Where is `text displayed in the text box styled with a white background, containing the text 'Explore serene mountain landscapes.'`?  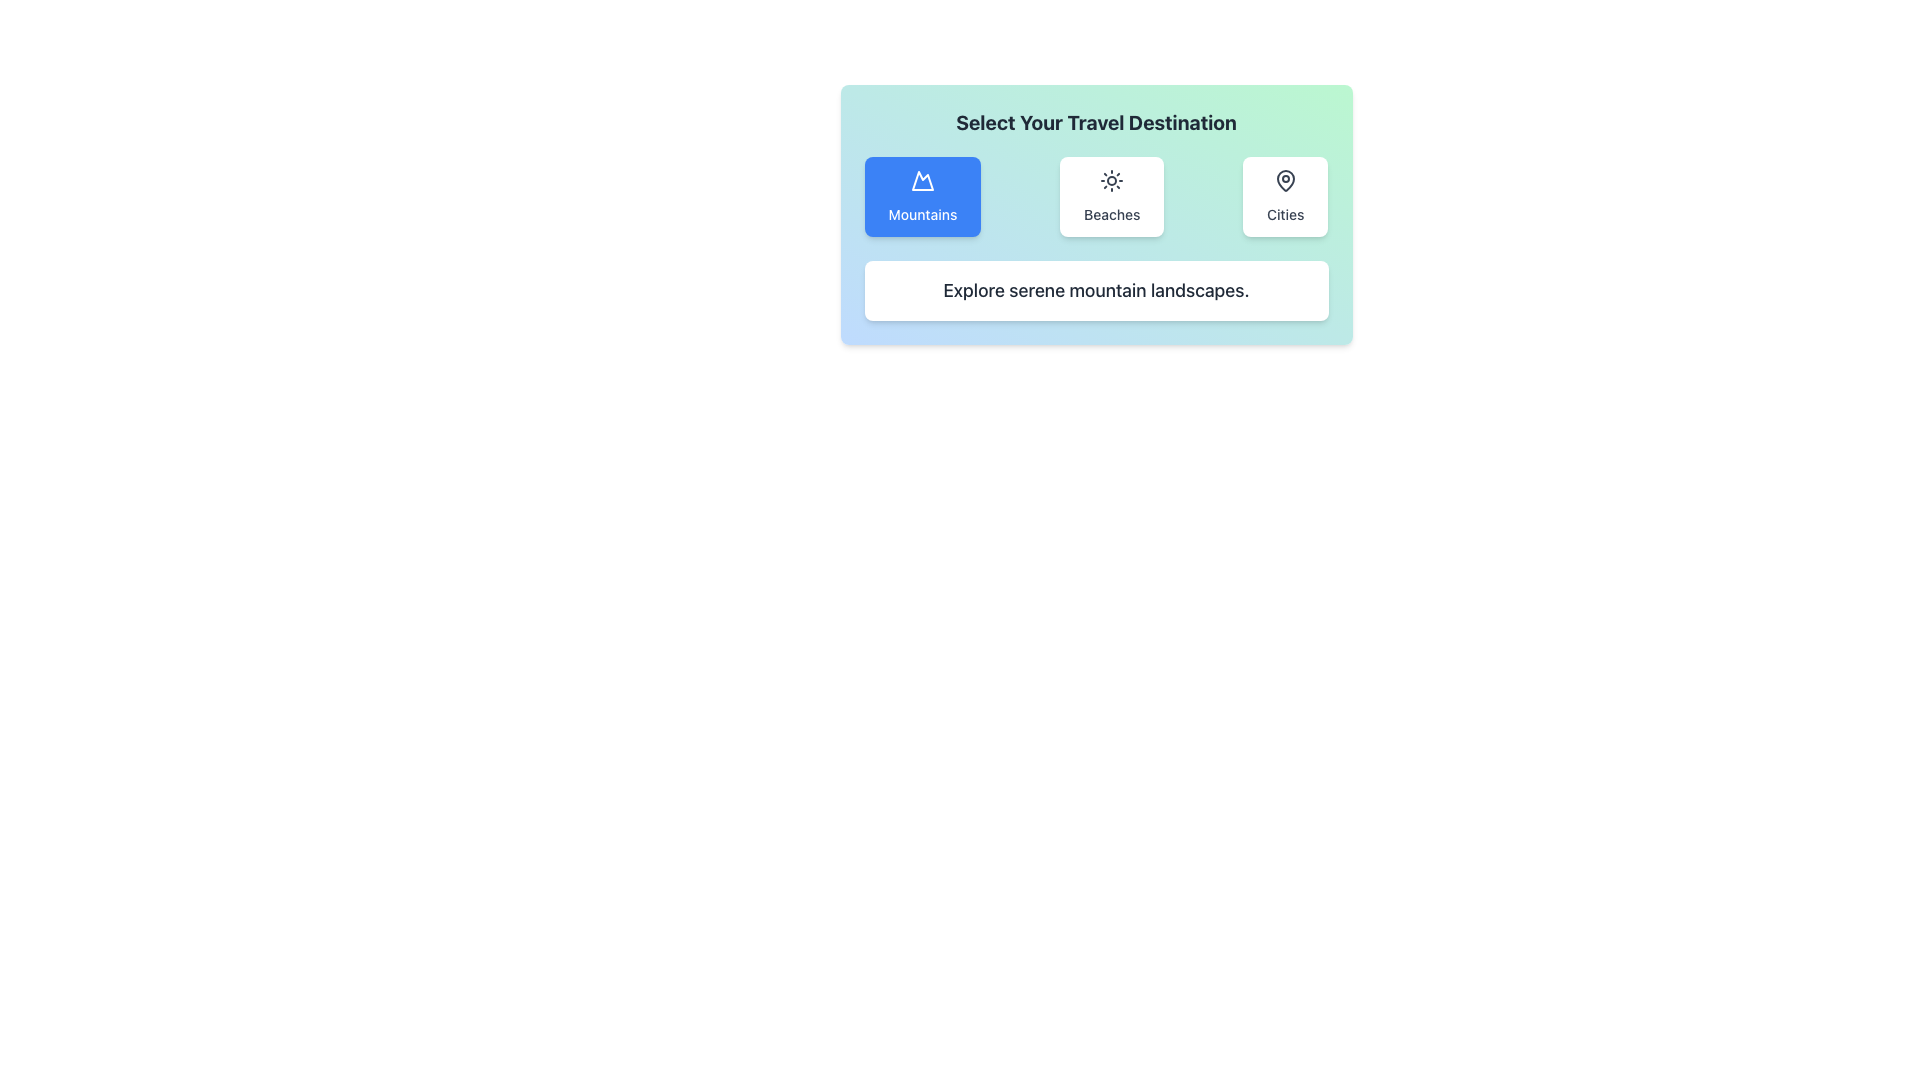
text displayed in the text box styled with a white background, containing the text 'Explore serene mountain landscapes.' is located at coordinates (1095, 290).